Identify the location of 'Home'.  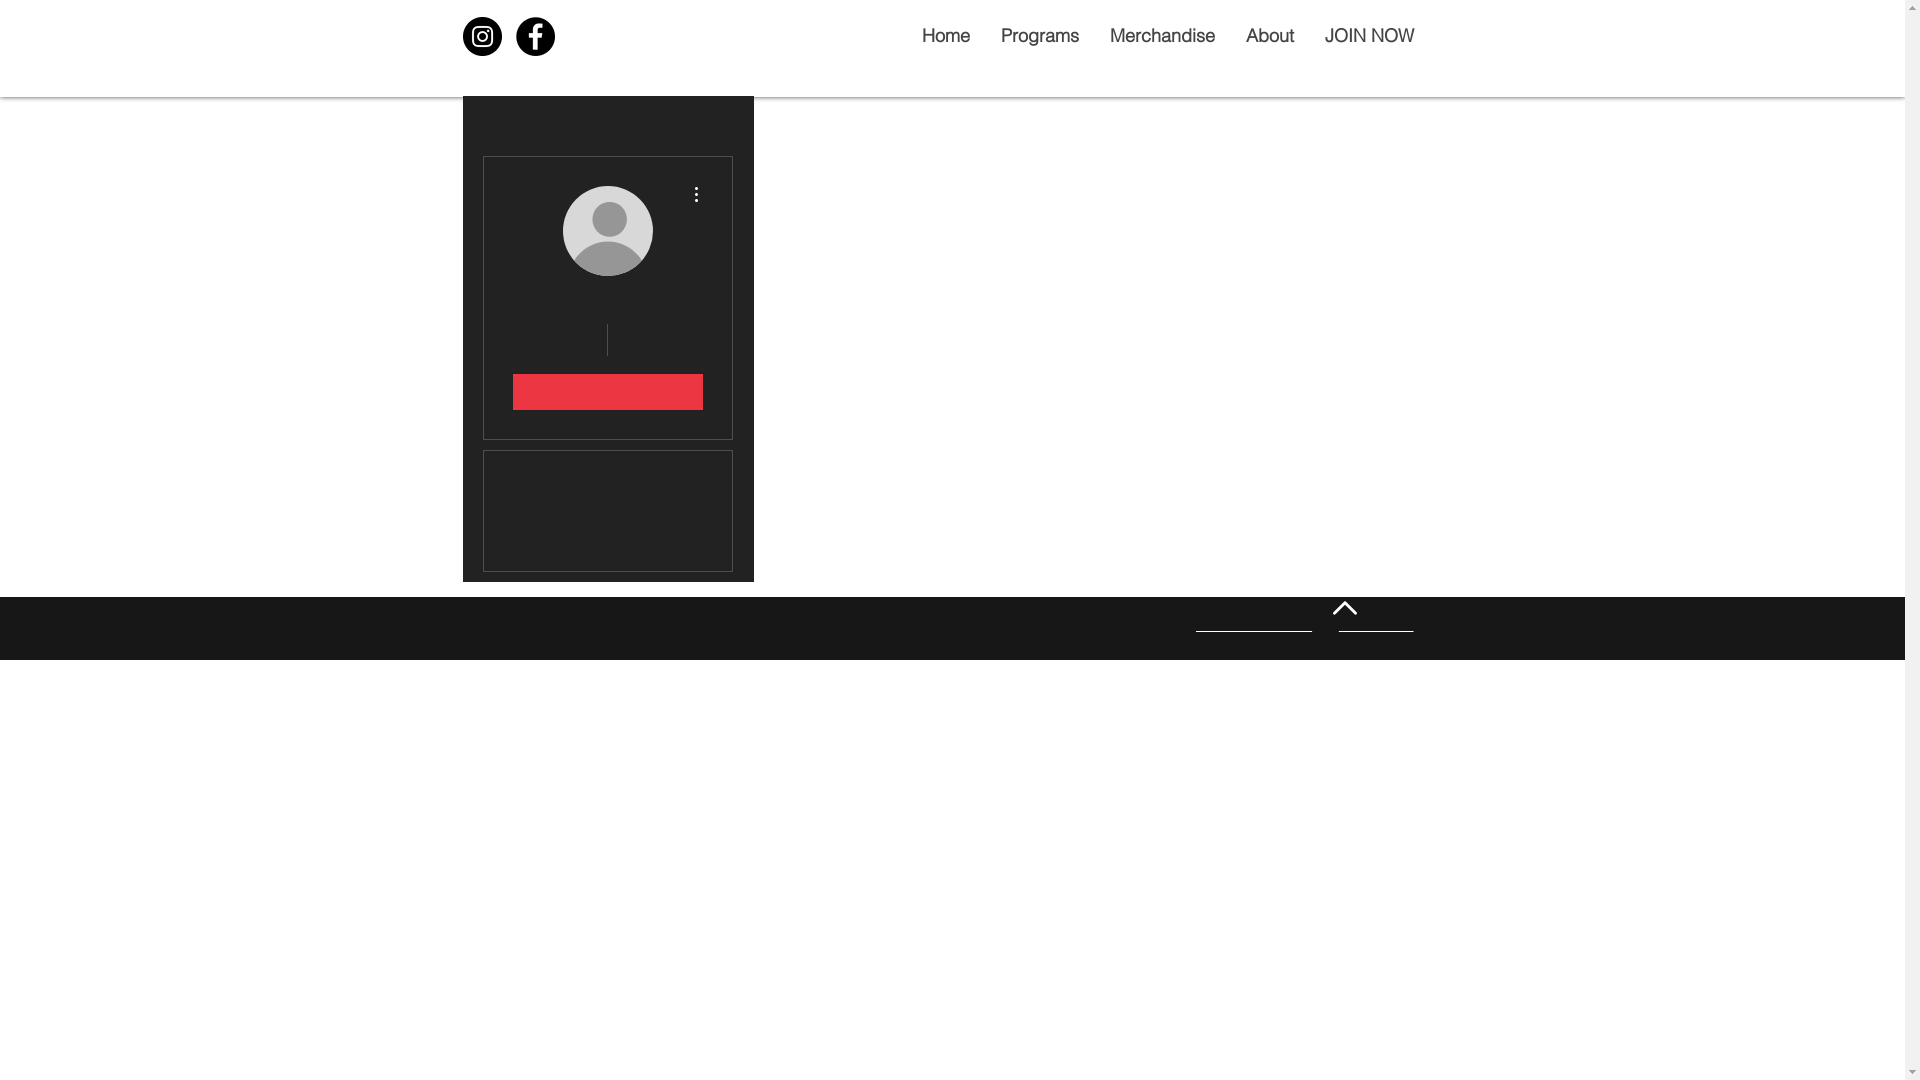
(944, 35).